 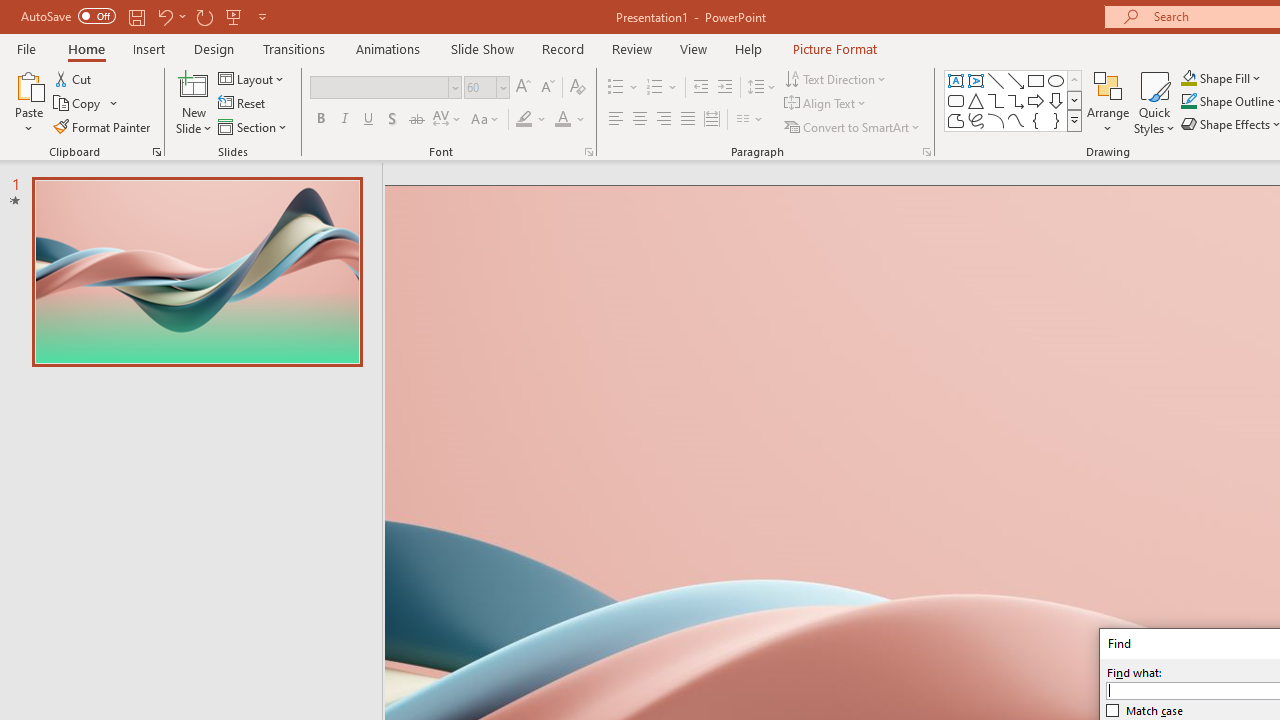 What do you see at coordinates (700, 86) in the screenshot?
I see `'Decrease Indent'` at bounding box center [700, 86].